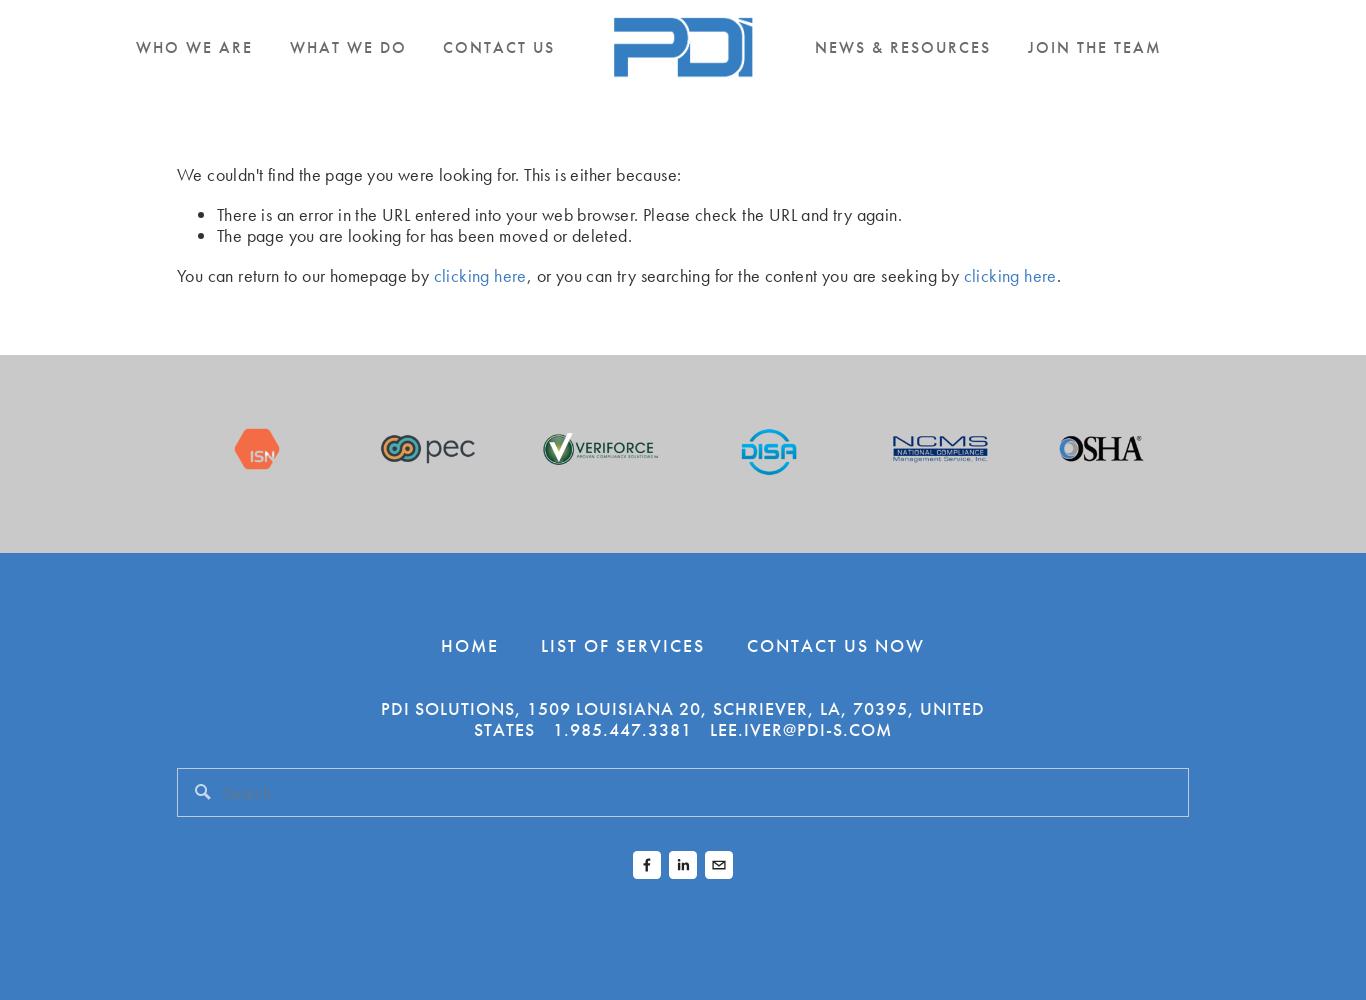  Describe the element at coordinates (540, 644) in the screenshot. I see `'List of Services'` at that location.